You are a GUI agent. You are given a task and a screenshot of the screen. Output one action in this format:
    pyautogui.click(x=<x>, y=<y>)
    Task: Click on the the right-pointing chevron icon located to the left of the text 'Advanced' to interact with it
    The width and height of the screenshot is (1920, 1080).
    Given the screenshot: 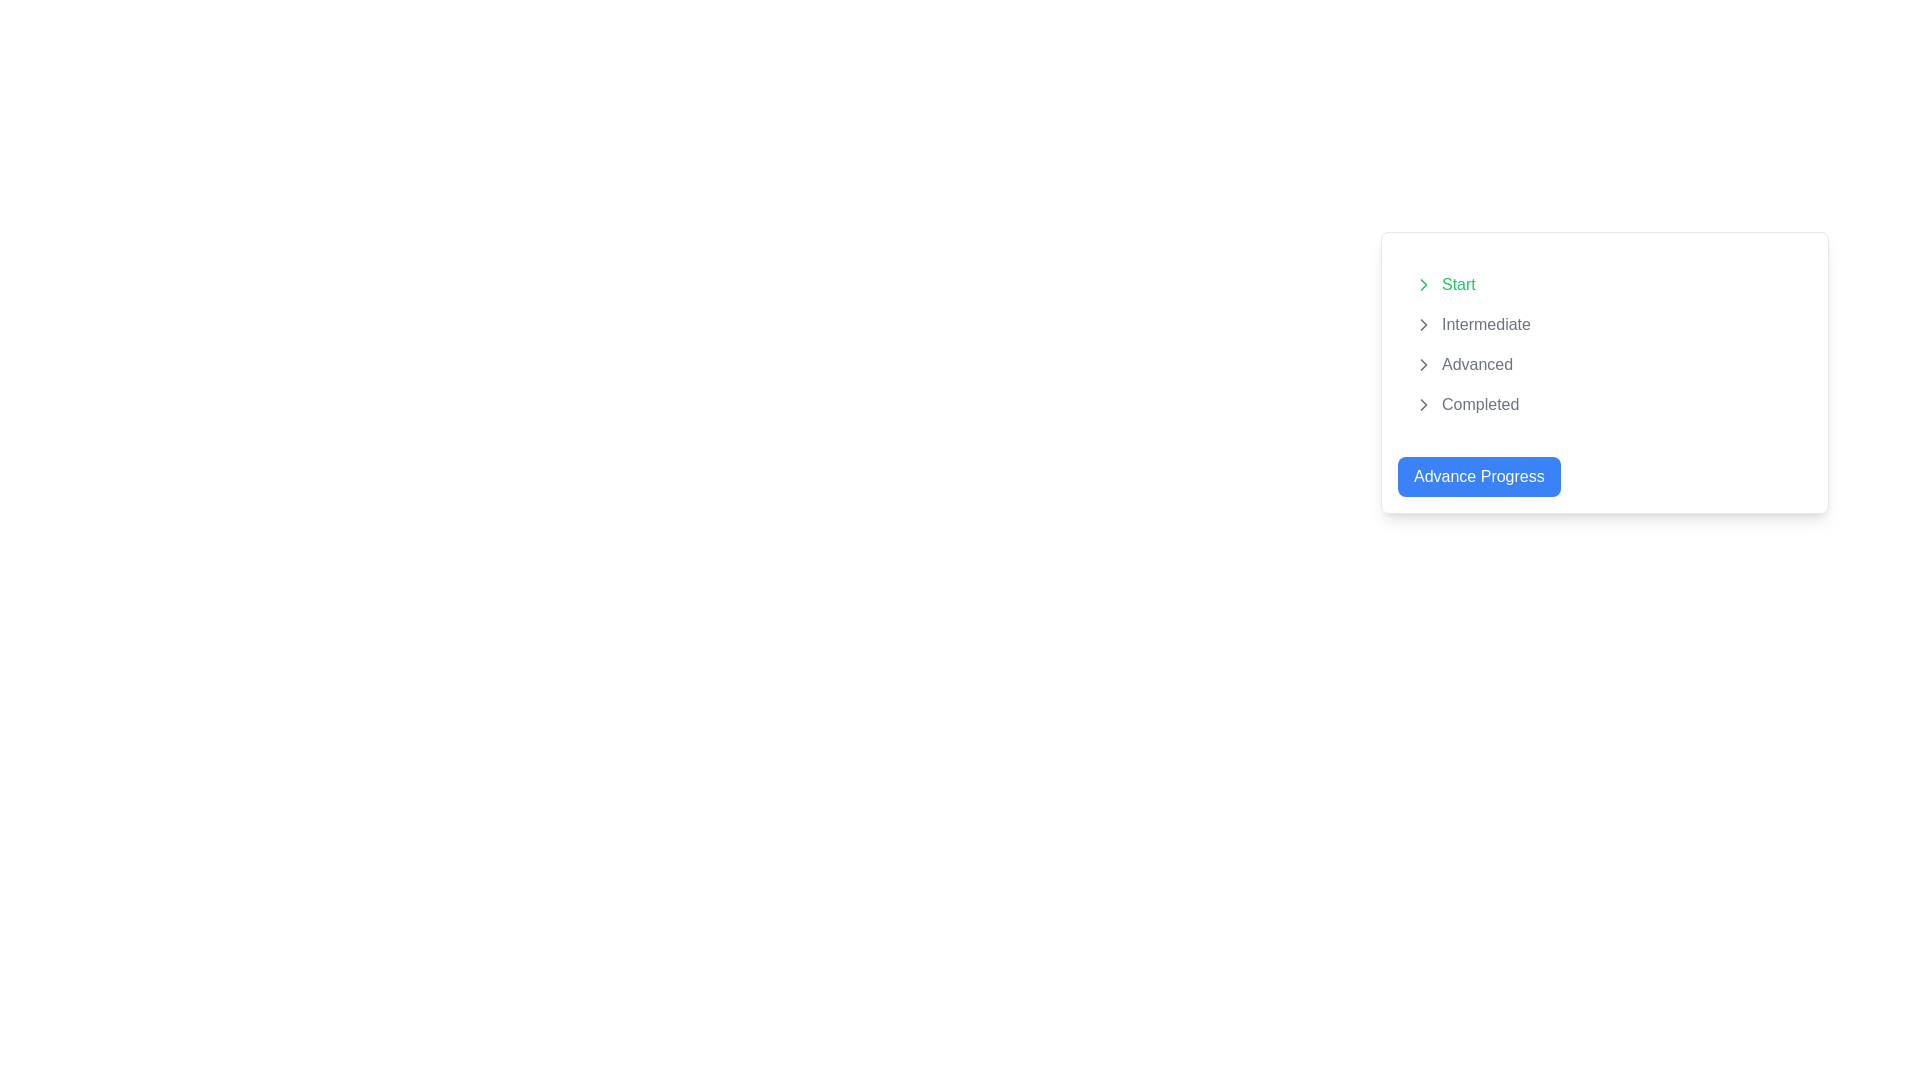 What is the action you would take?
    pyautogui.click(x=1423, y=365)
    